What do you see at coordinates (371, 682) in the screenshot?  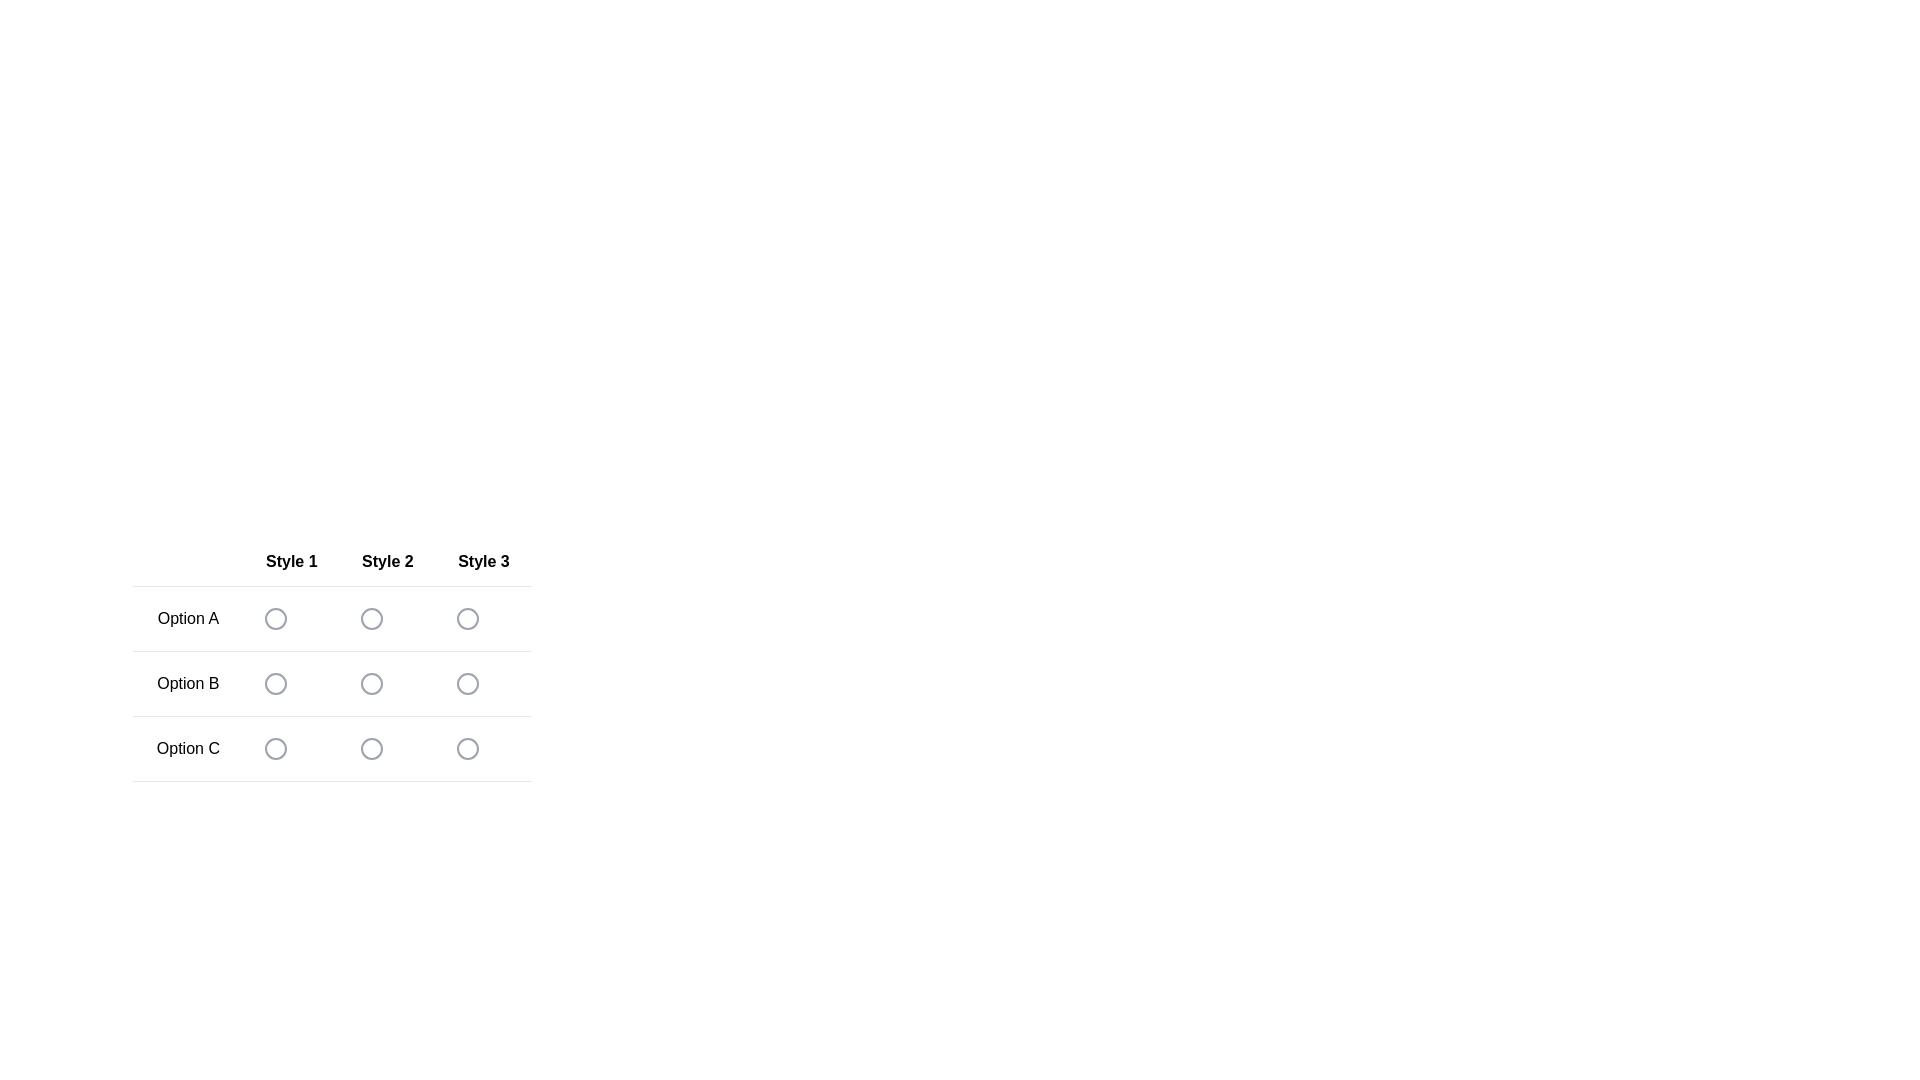 I see `the radio button in the 'Style 2' column under the 'Option B' label` at bounding box center [371, 682].